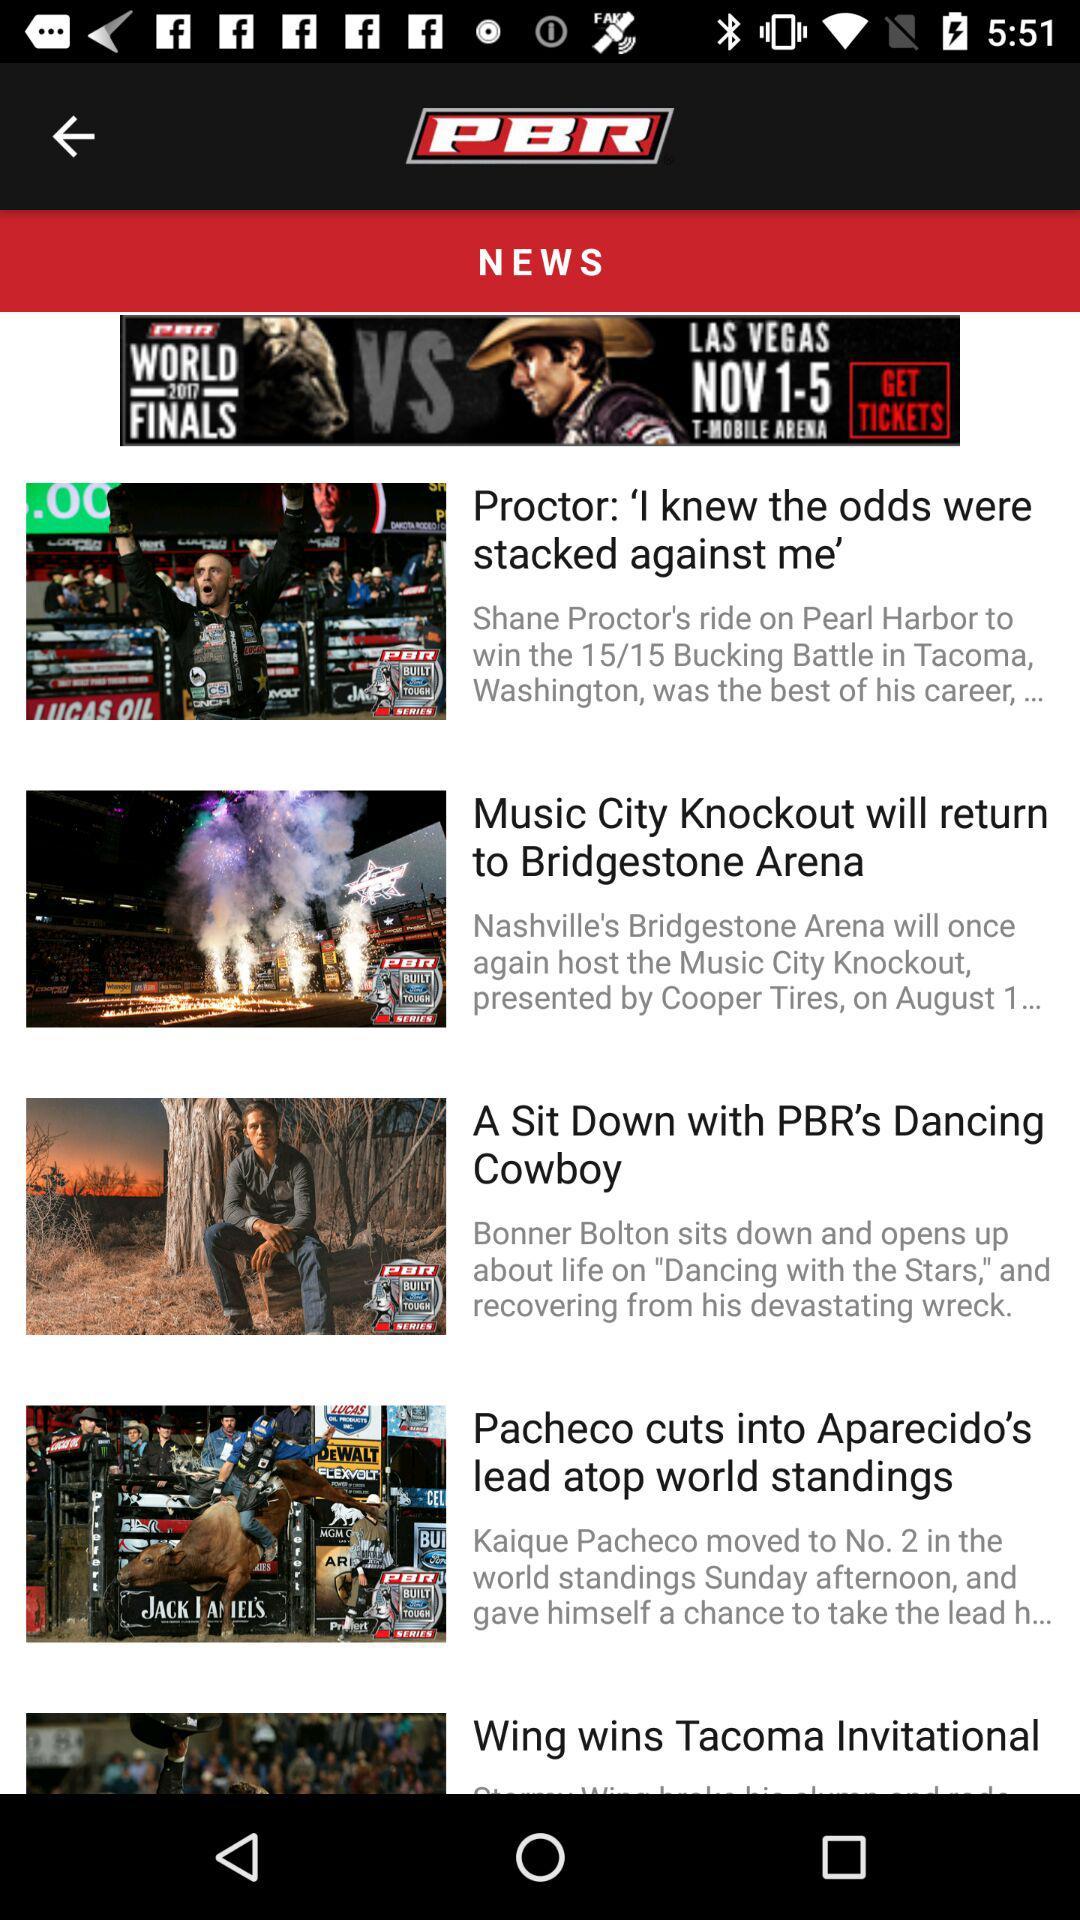 This screenshot has height=1920, width=1080. I want to click on advertisement link, so click(540, 380).